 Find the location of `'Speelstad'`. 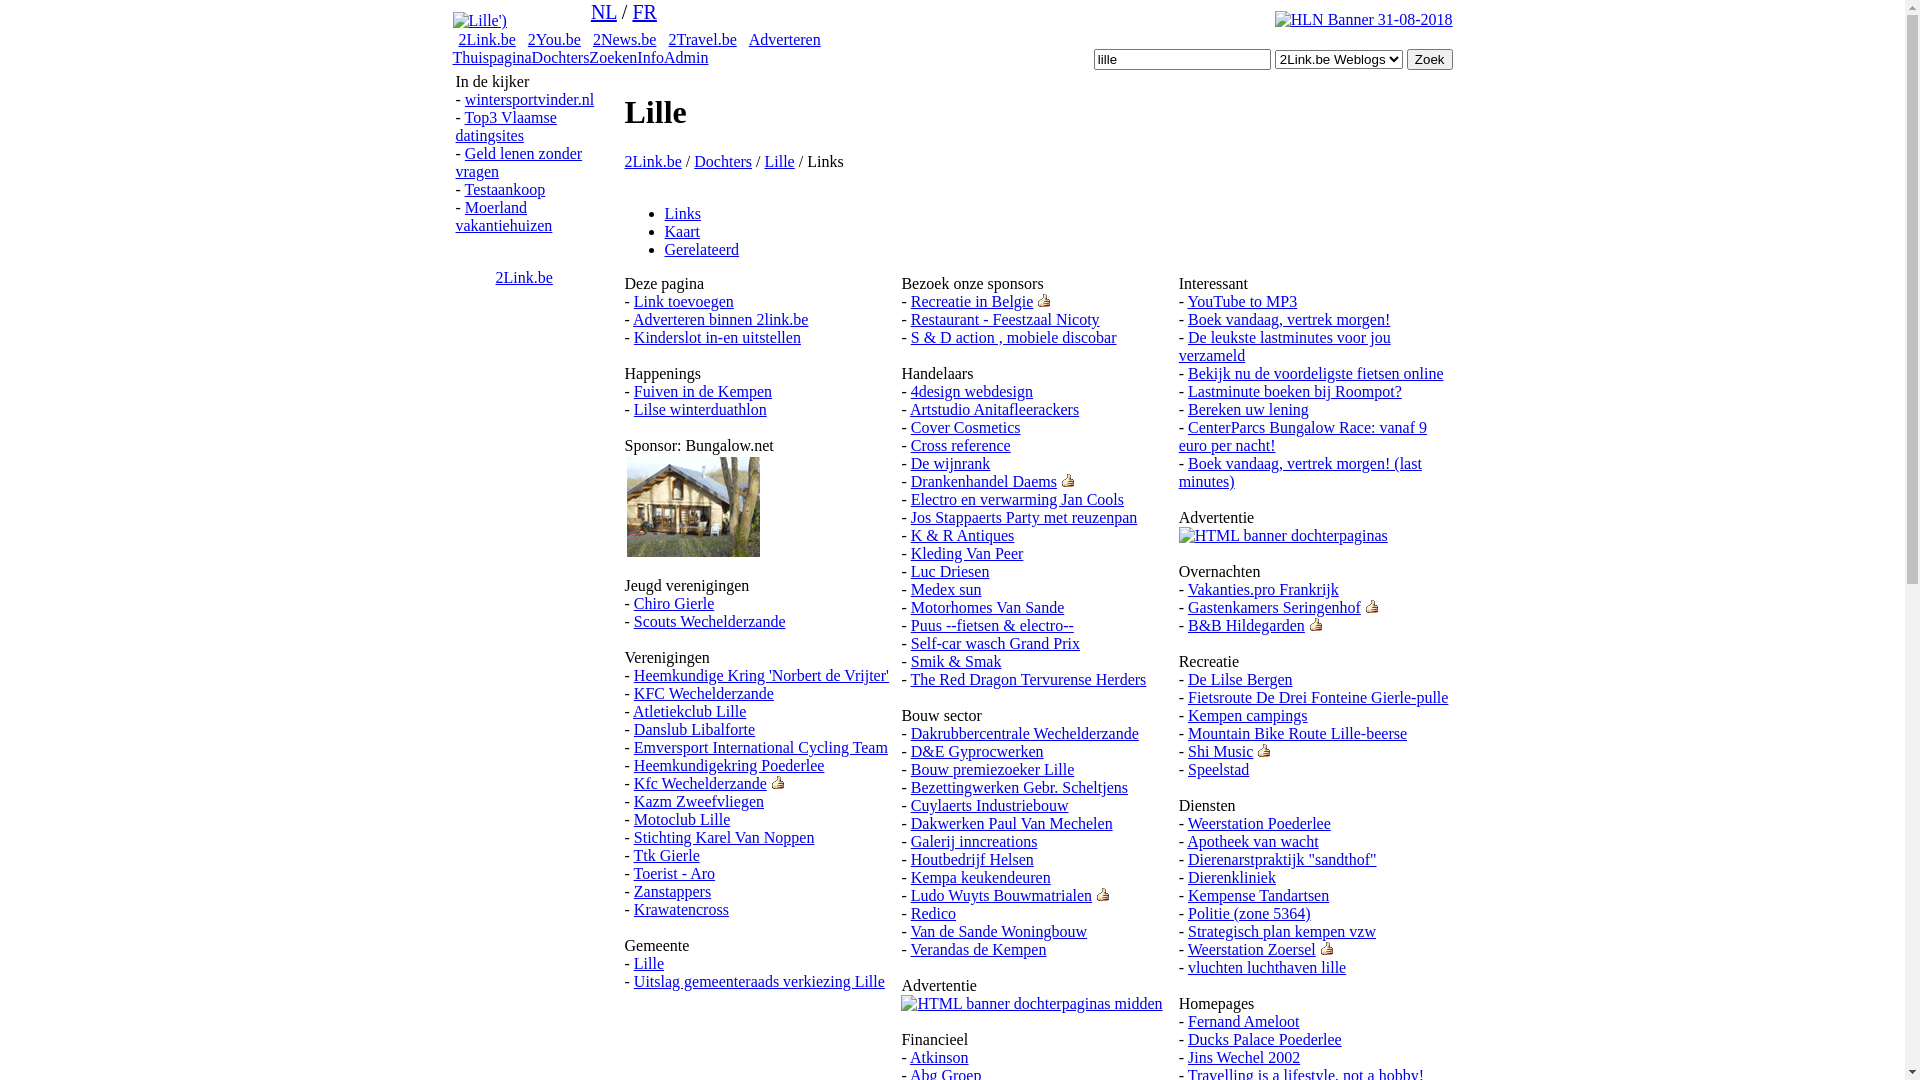

'Speelstad' is located at coordinates (1217, 768).